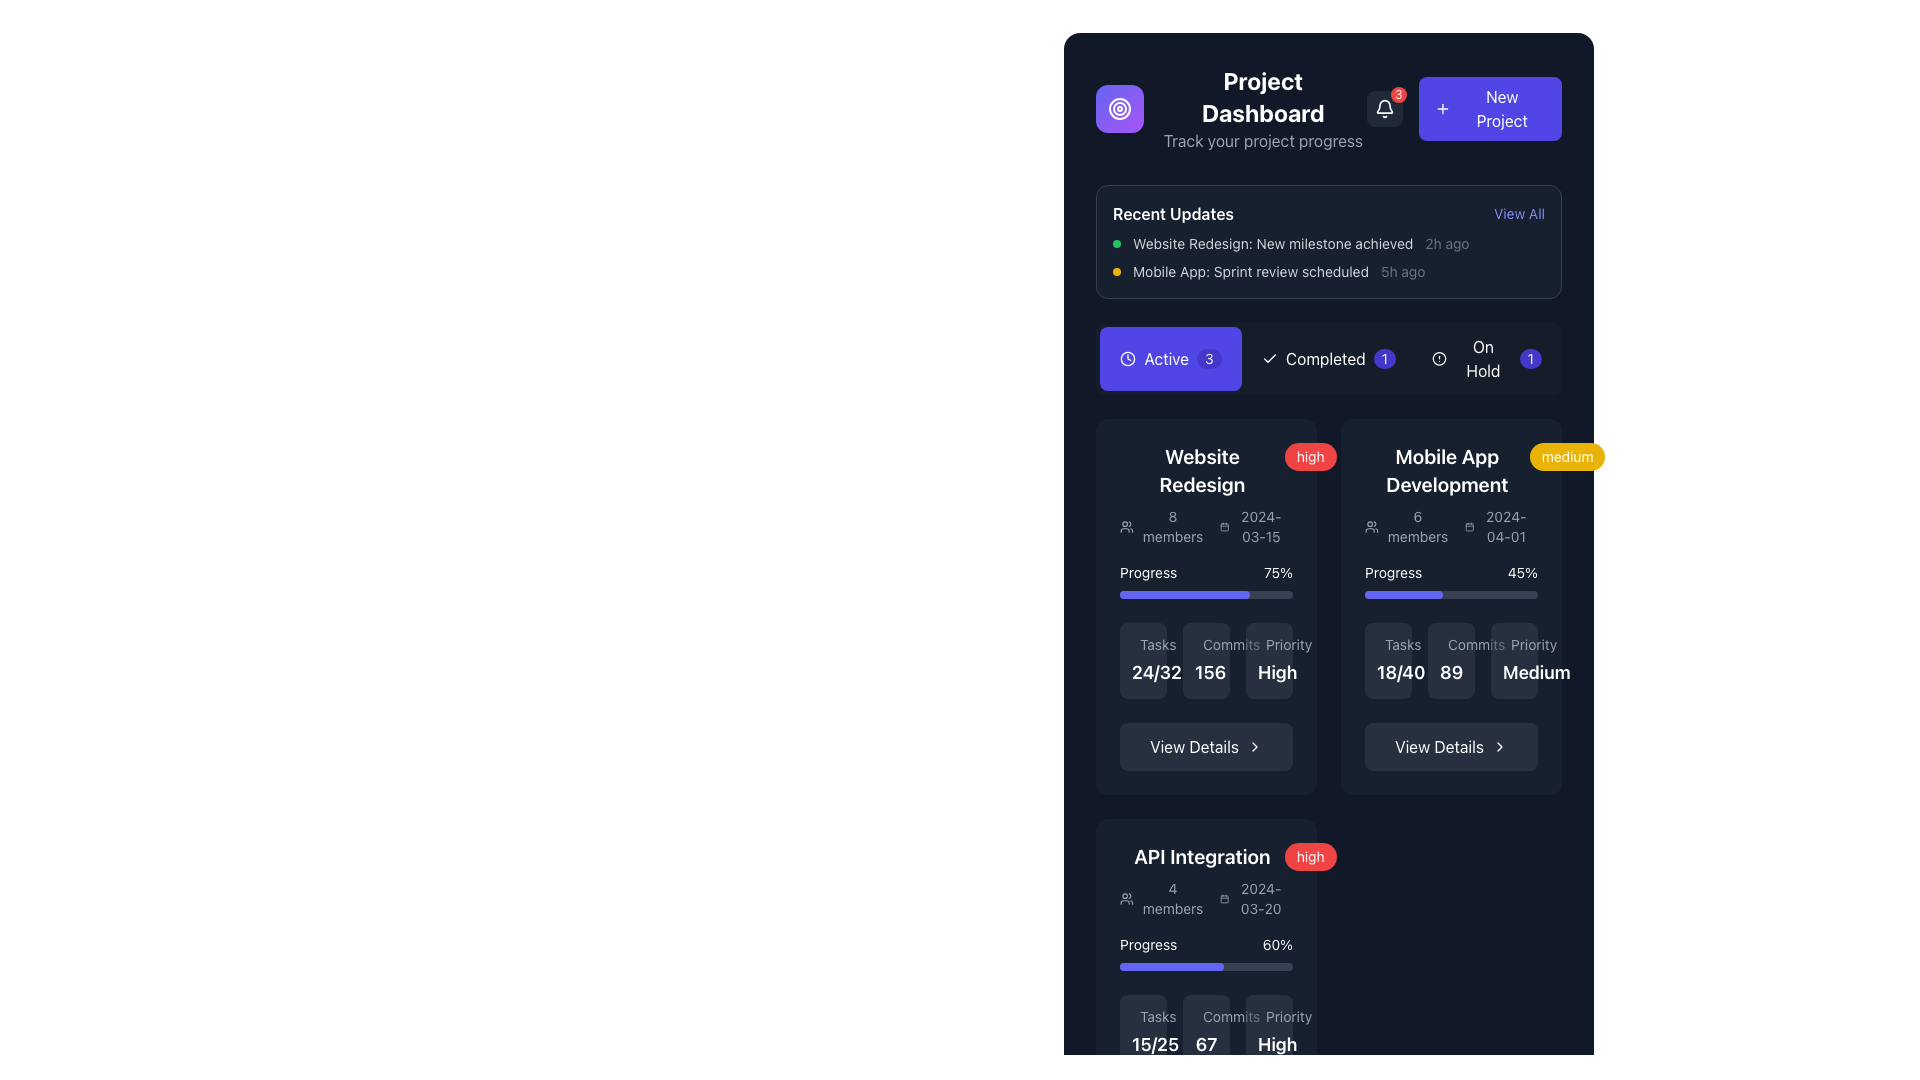 This screenshot has width=1920, height=1080. What do you see at coordinates (1201, 494) in the screenshot?
I see `project details from the 'Website Redesign' text and icon display component, which is prominently styled with a bold title and additional details below` at bounding box center [1201, 494].